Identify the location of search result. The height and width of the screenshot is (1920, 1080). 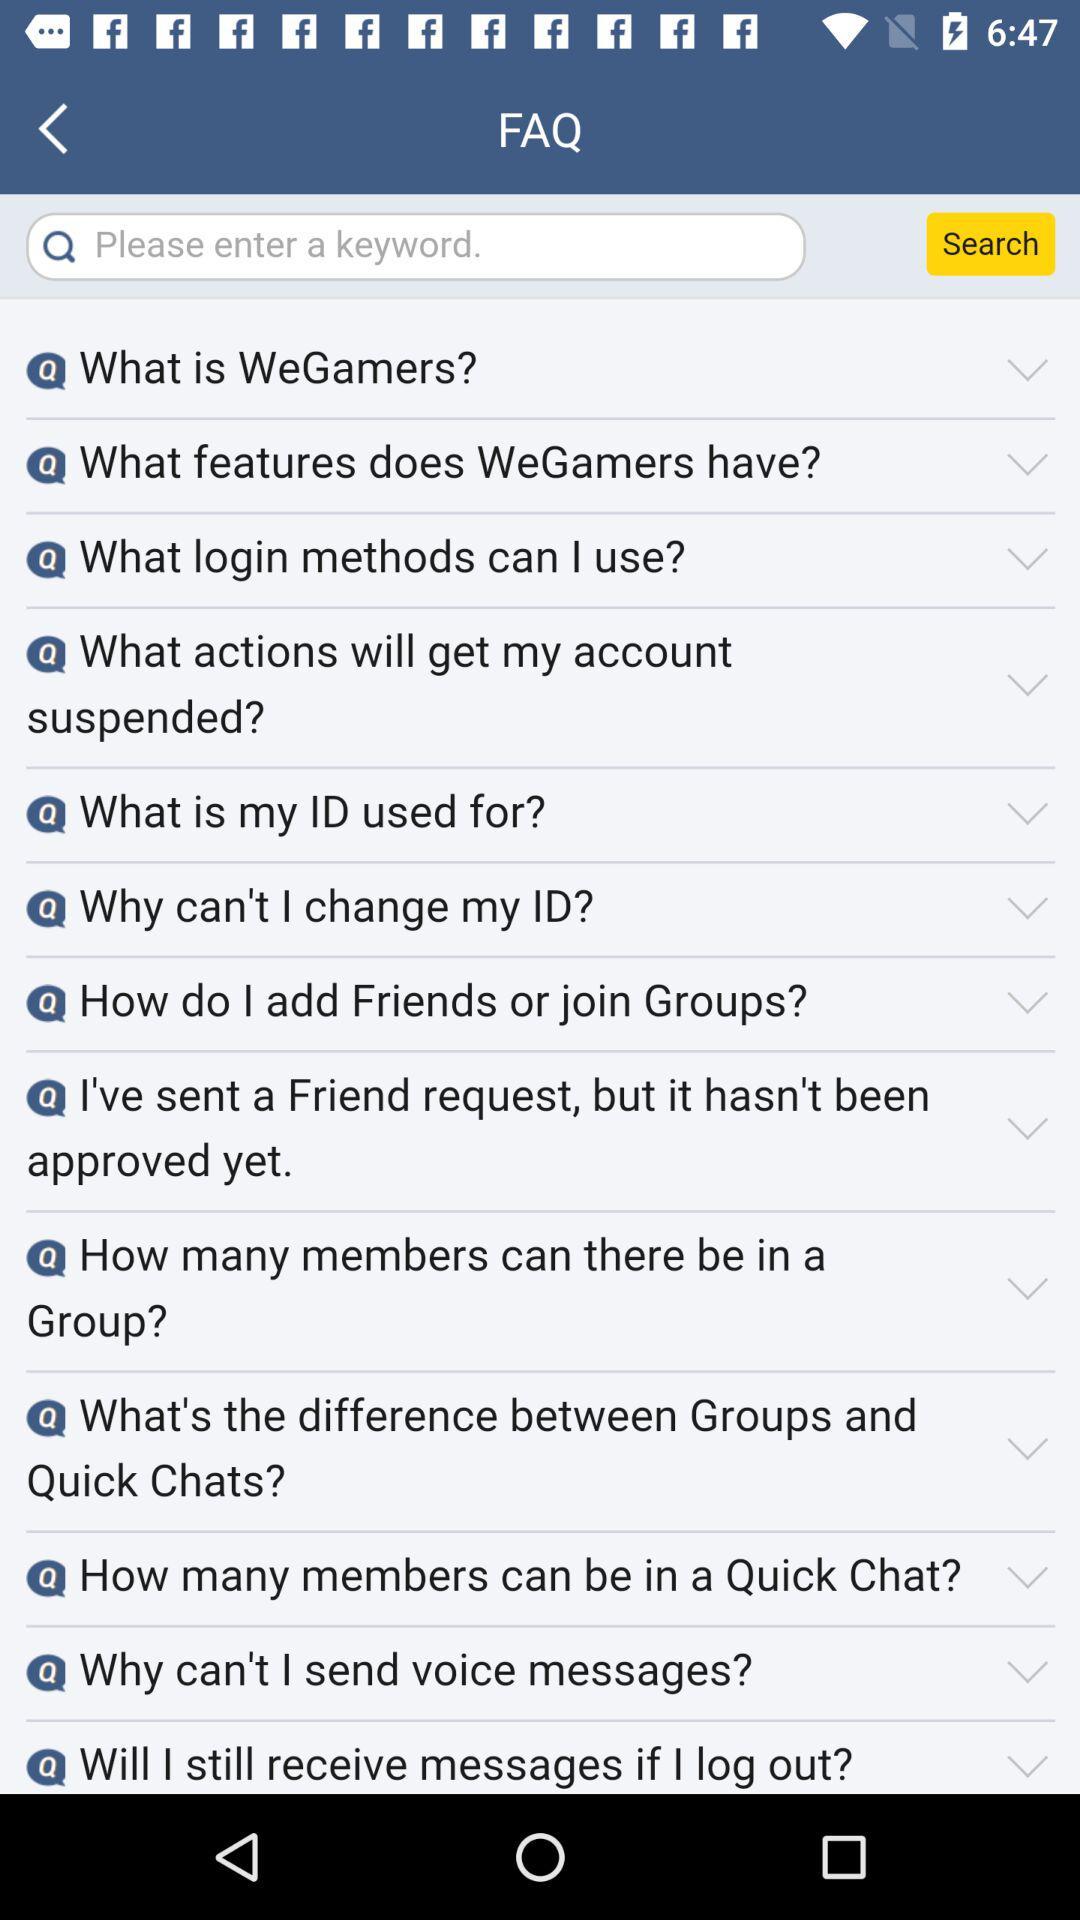
(540, 994).